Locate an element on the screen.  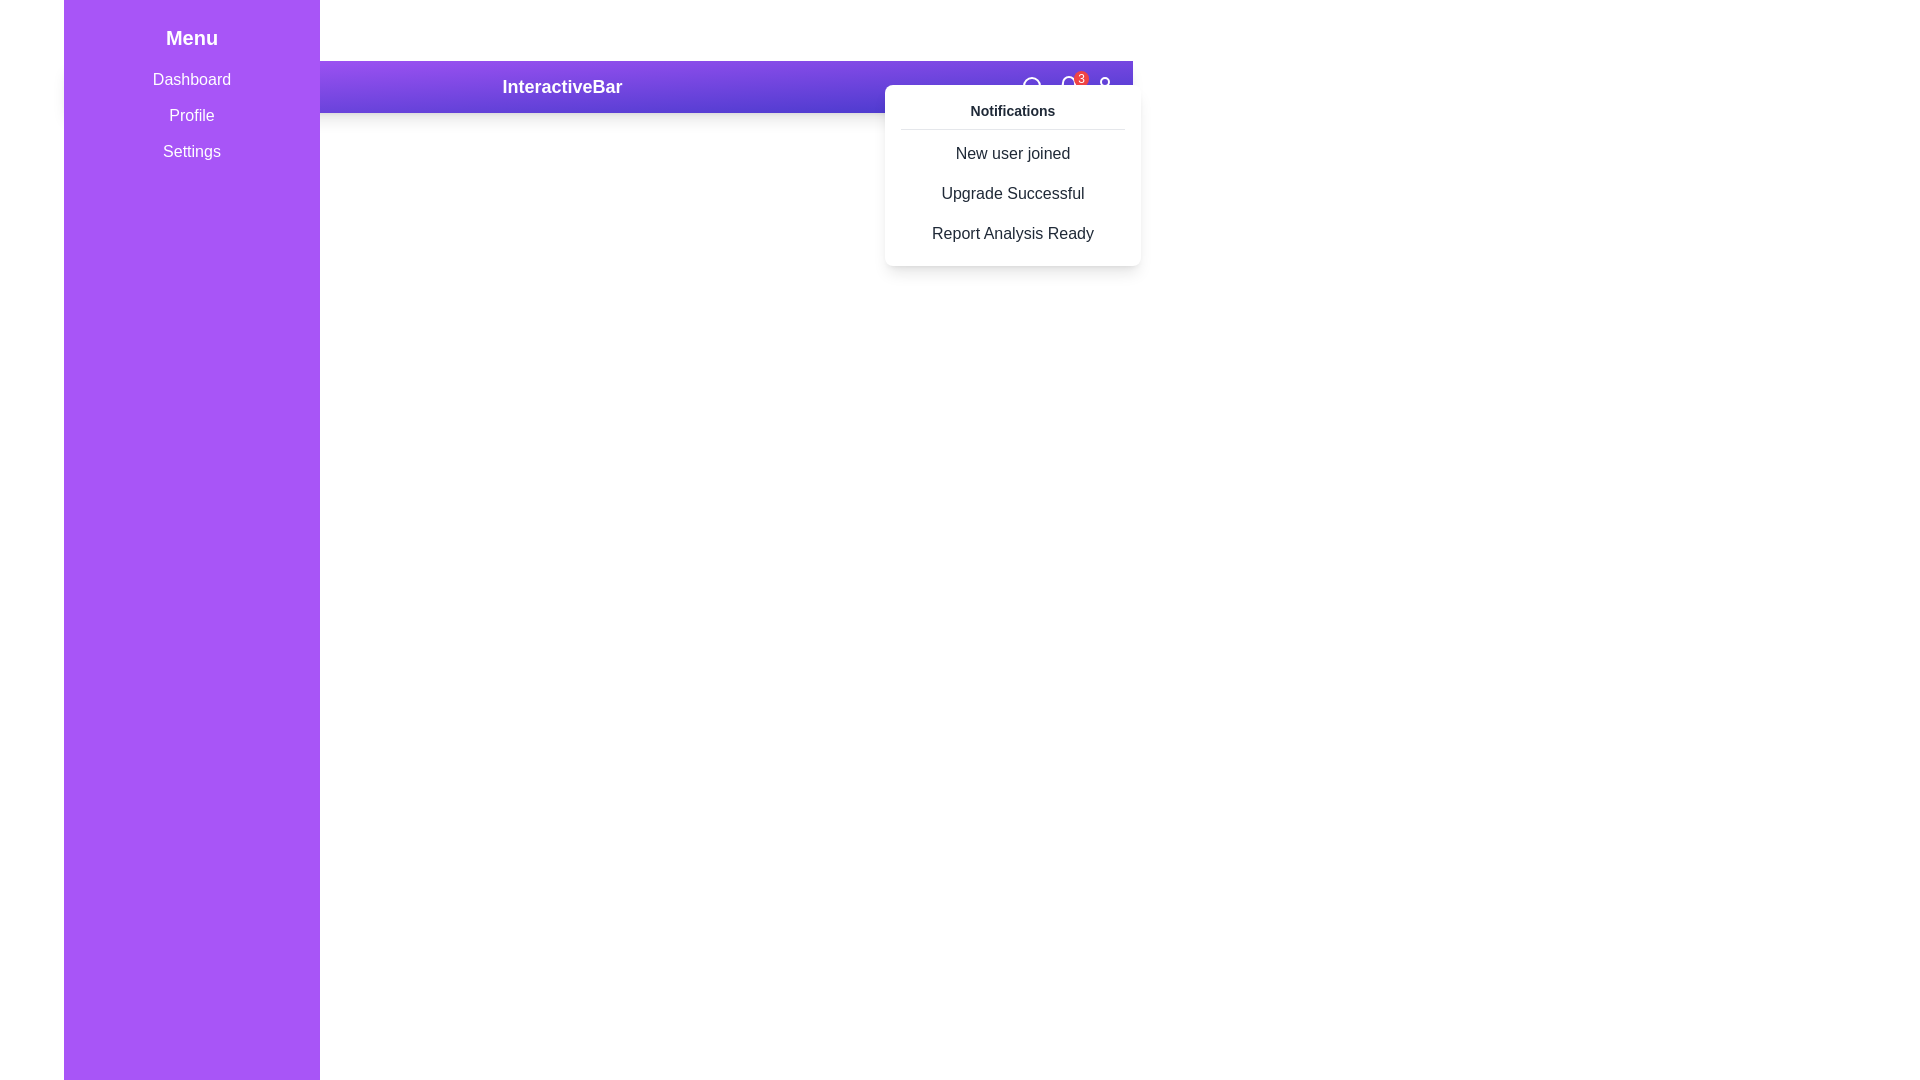
the third notification item in the vertical notification list, which provides information about the readiness of a report analysis is located at coordinates (1012, 233).